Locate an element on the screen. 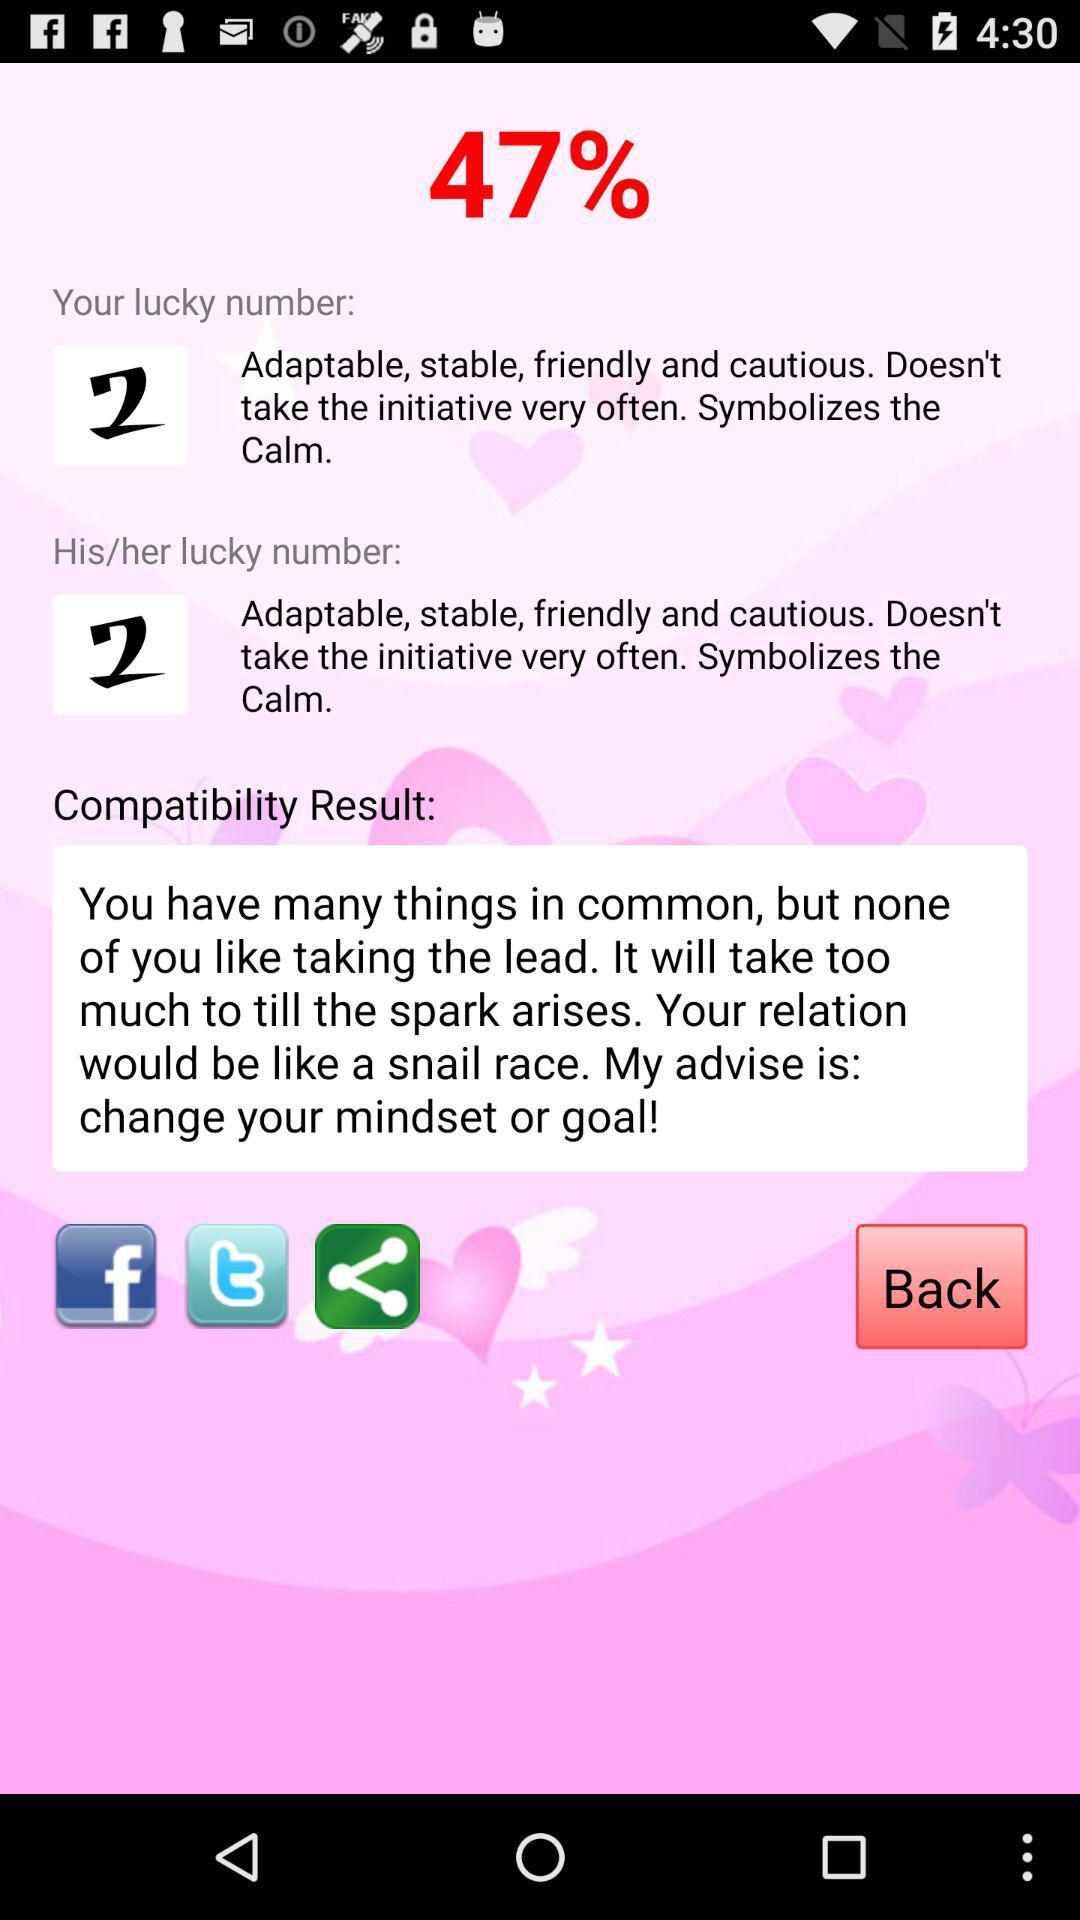  the item below the you have many item is located at coordinates (367, 1275).